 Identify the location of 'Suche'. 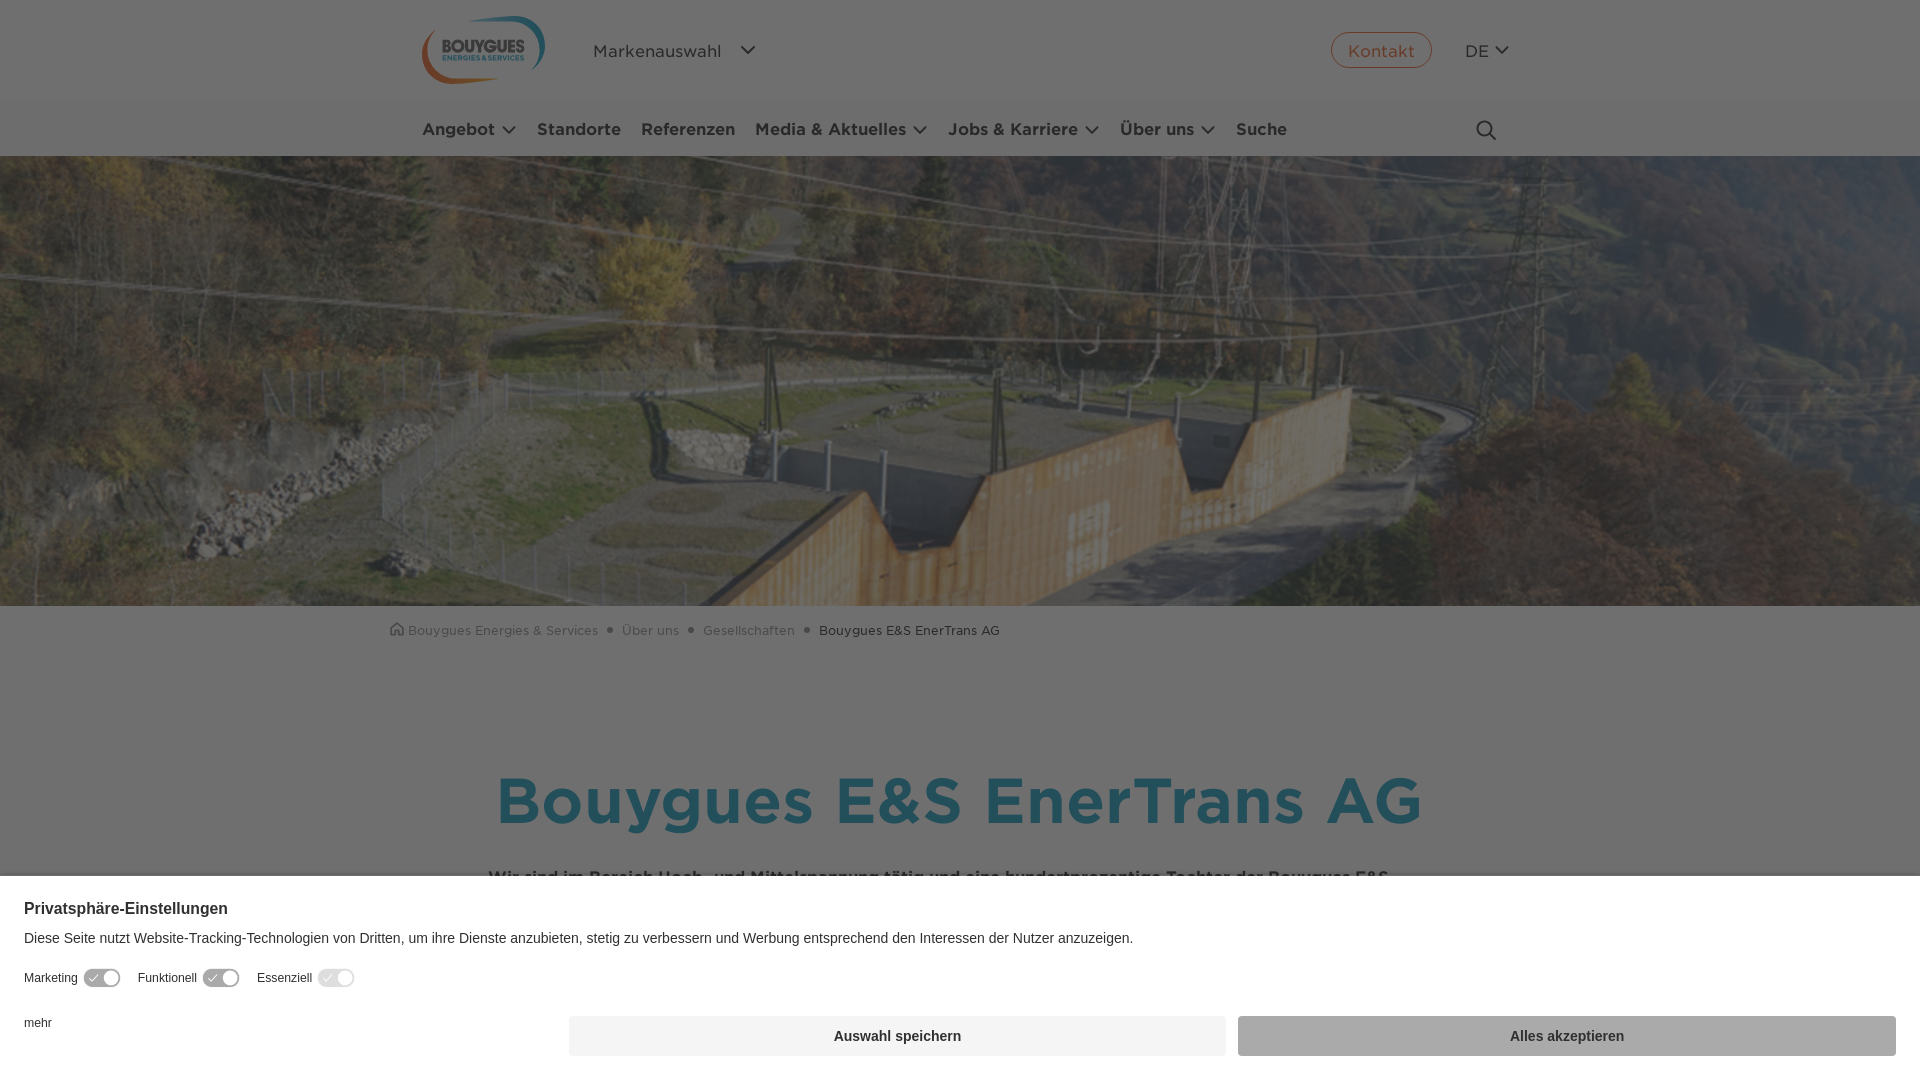
(1260, 127).